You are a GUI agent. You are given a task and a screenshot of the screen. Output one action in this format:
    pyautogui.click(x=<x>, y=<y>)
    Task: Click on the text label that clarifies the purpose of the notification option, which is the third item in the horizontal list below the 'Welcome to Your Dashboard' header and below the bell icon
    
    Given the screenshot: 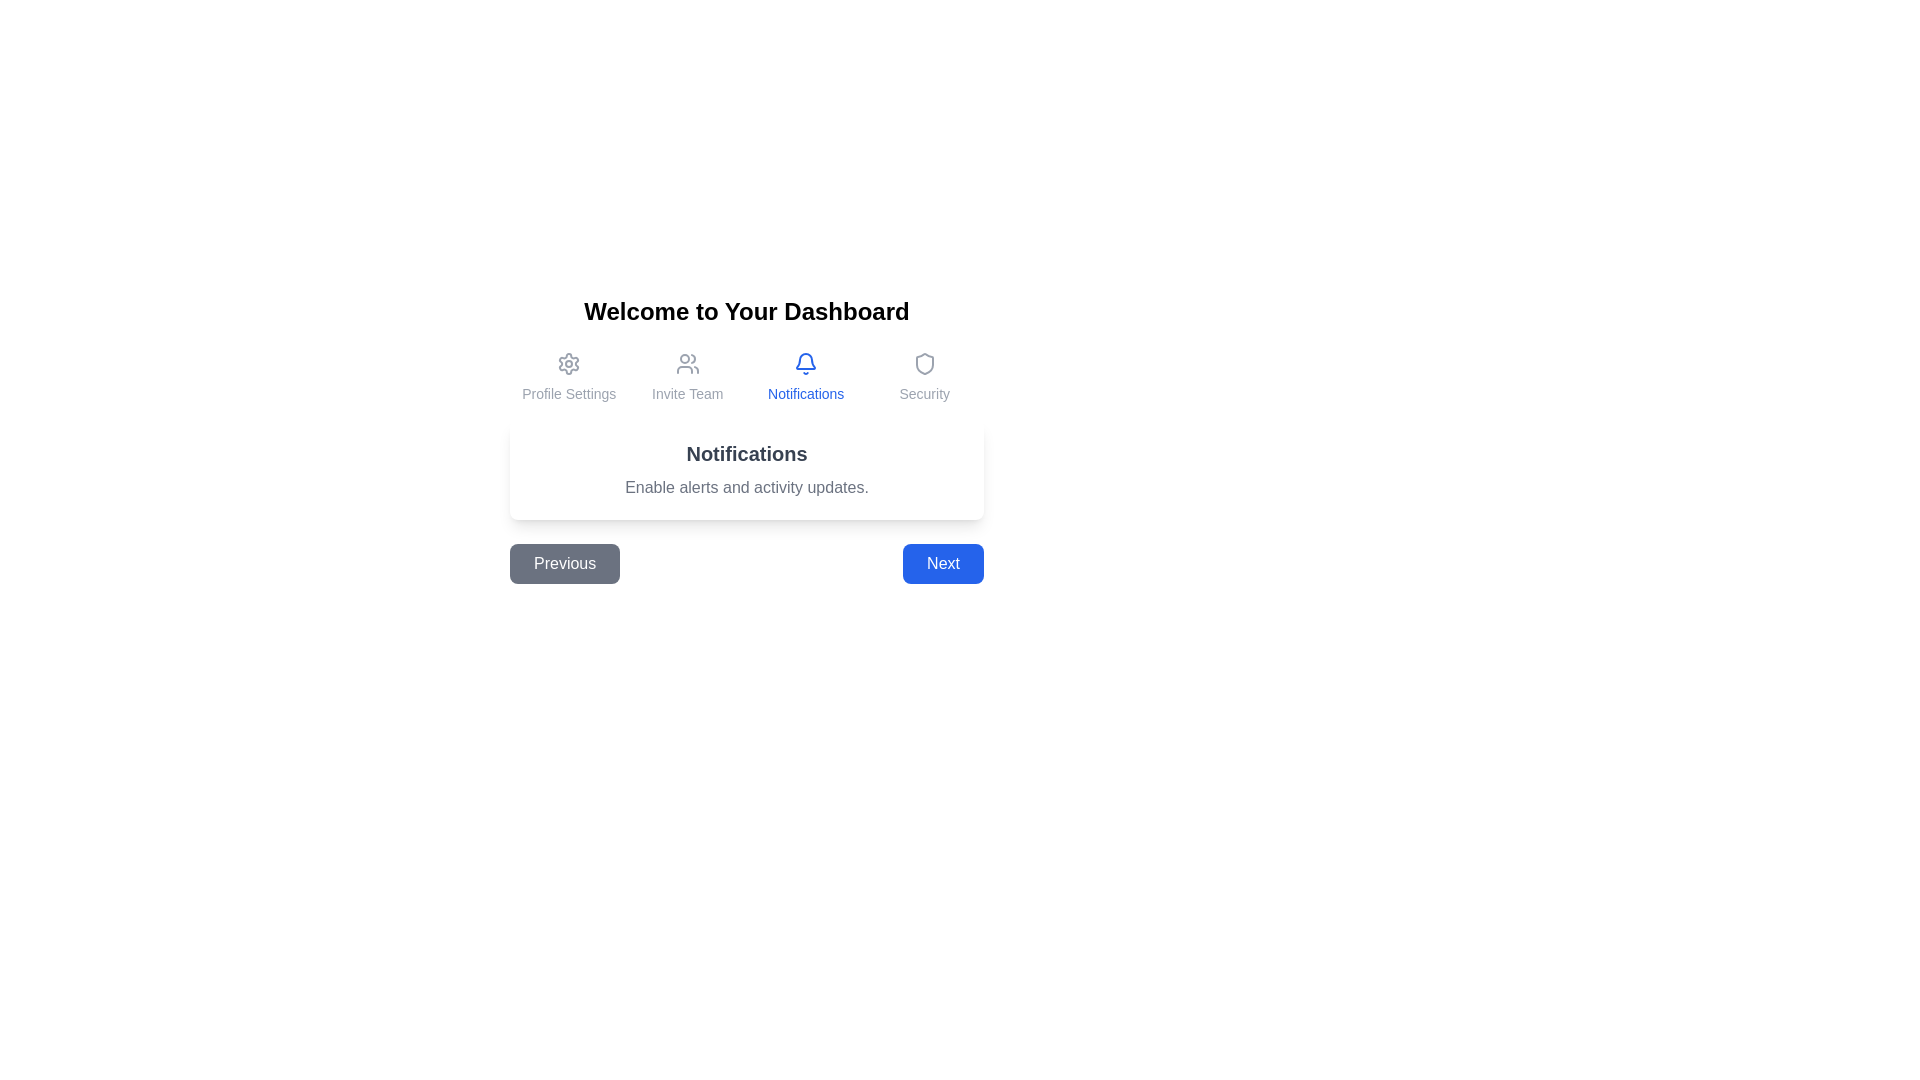 What is the action you would take?
    pyautogui.click(x=806, y=393)
    